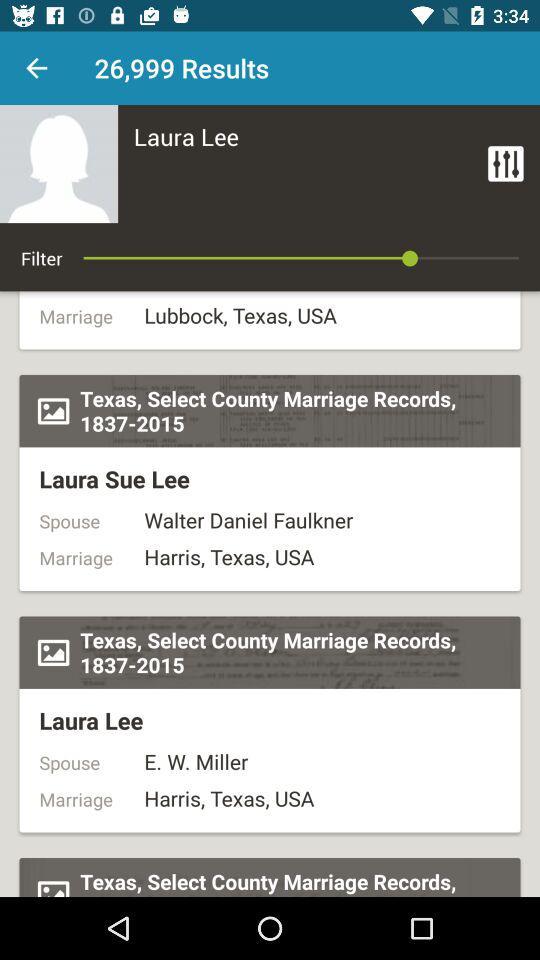 The image size is (540, 960). I want to click on the sliders icon, so click(504, 162).